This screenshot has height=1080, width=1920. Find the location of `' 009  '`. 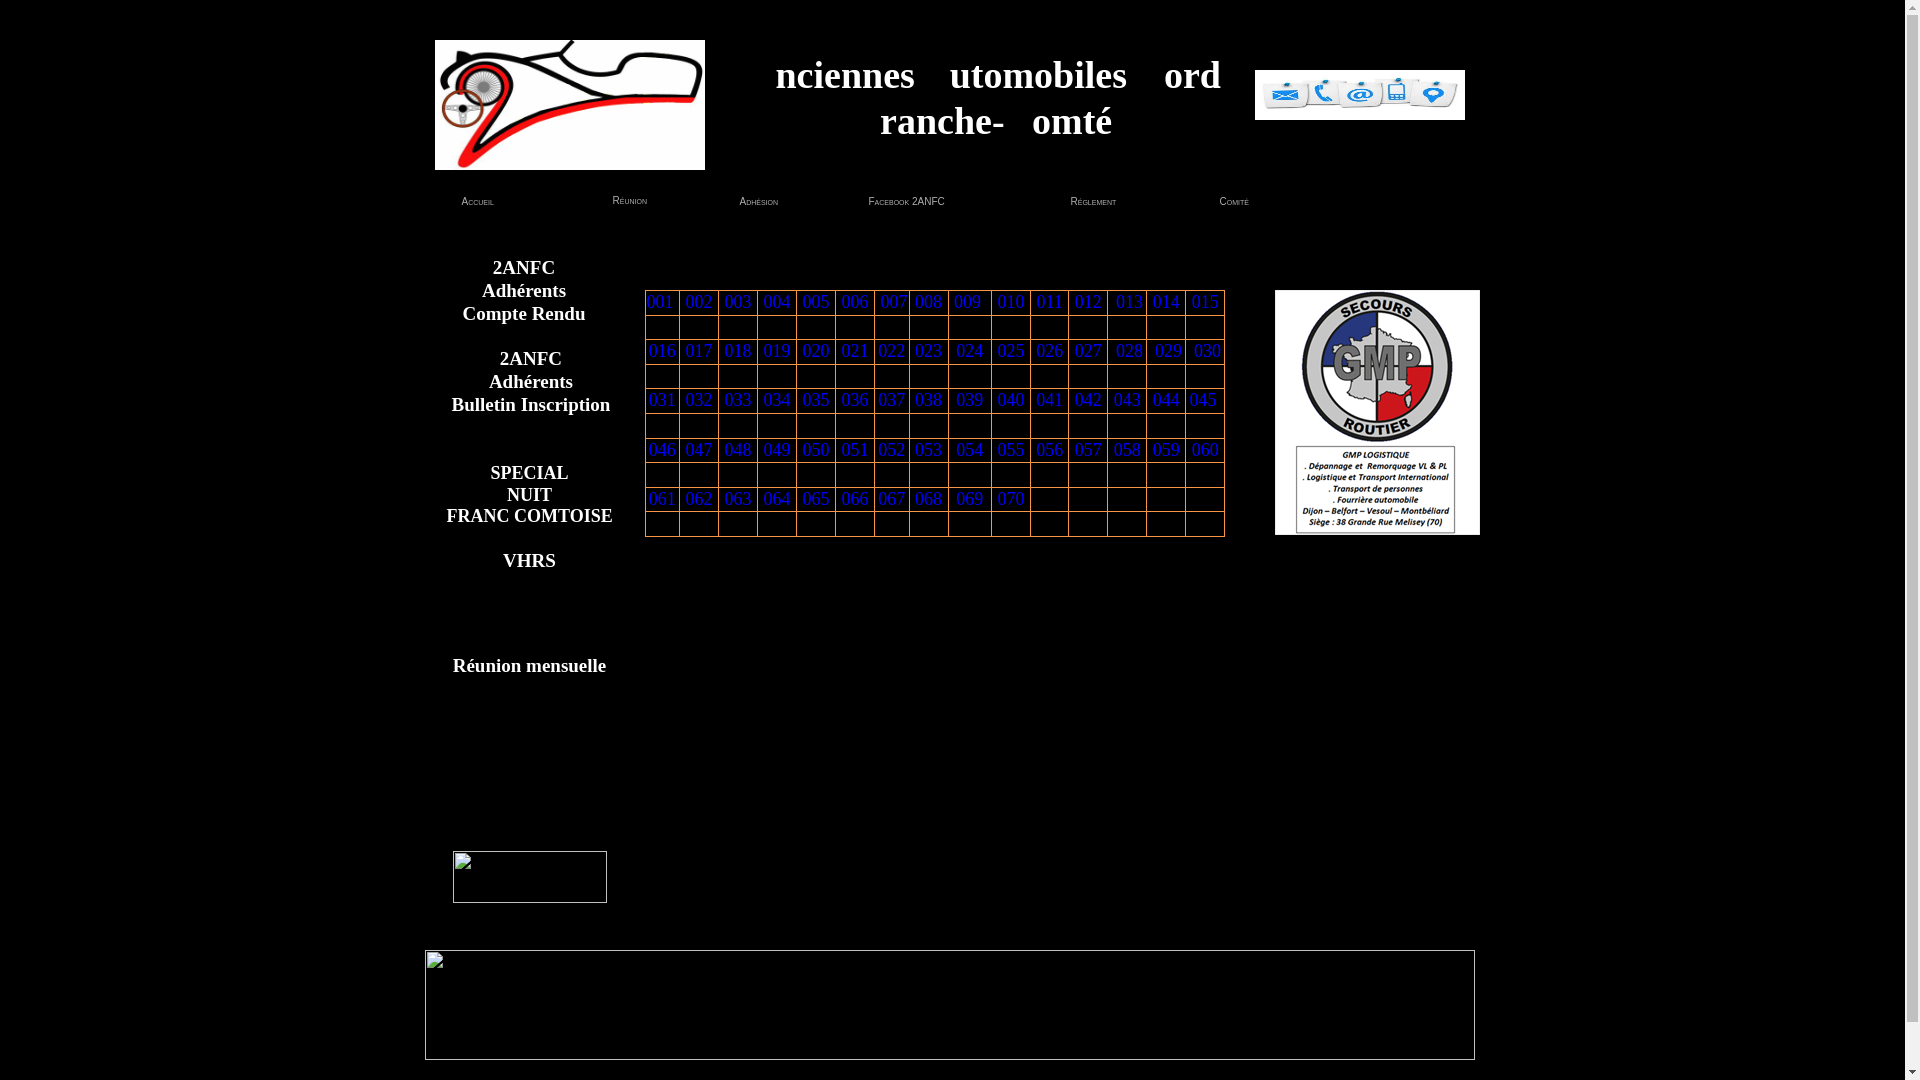

' 009  ' is located at coordinates (949, 301).